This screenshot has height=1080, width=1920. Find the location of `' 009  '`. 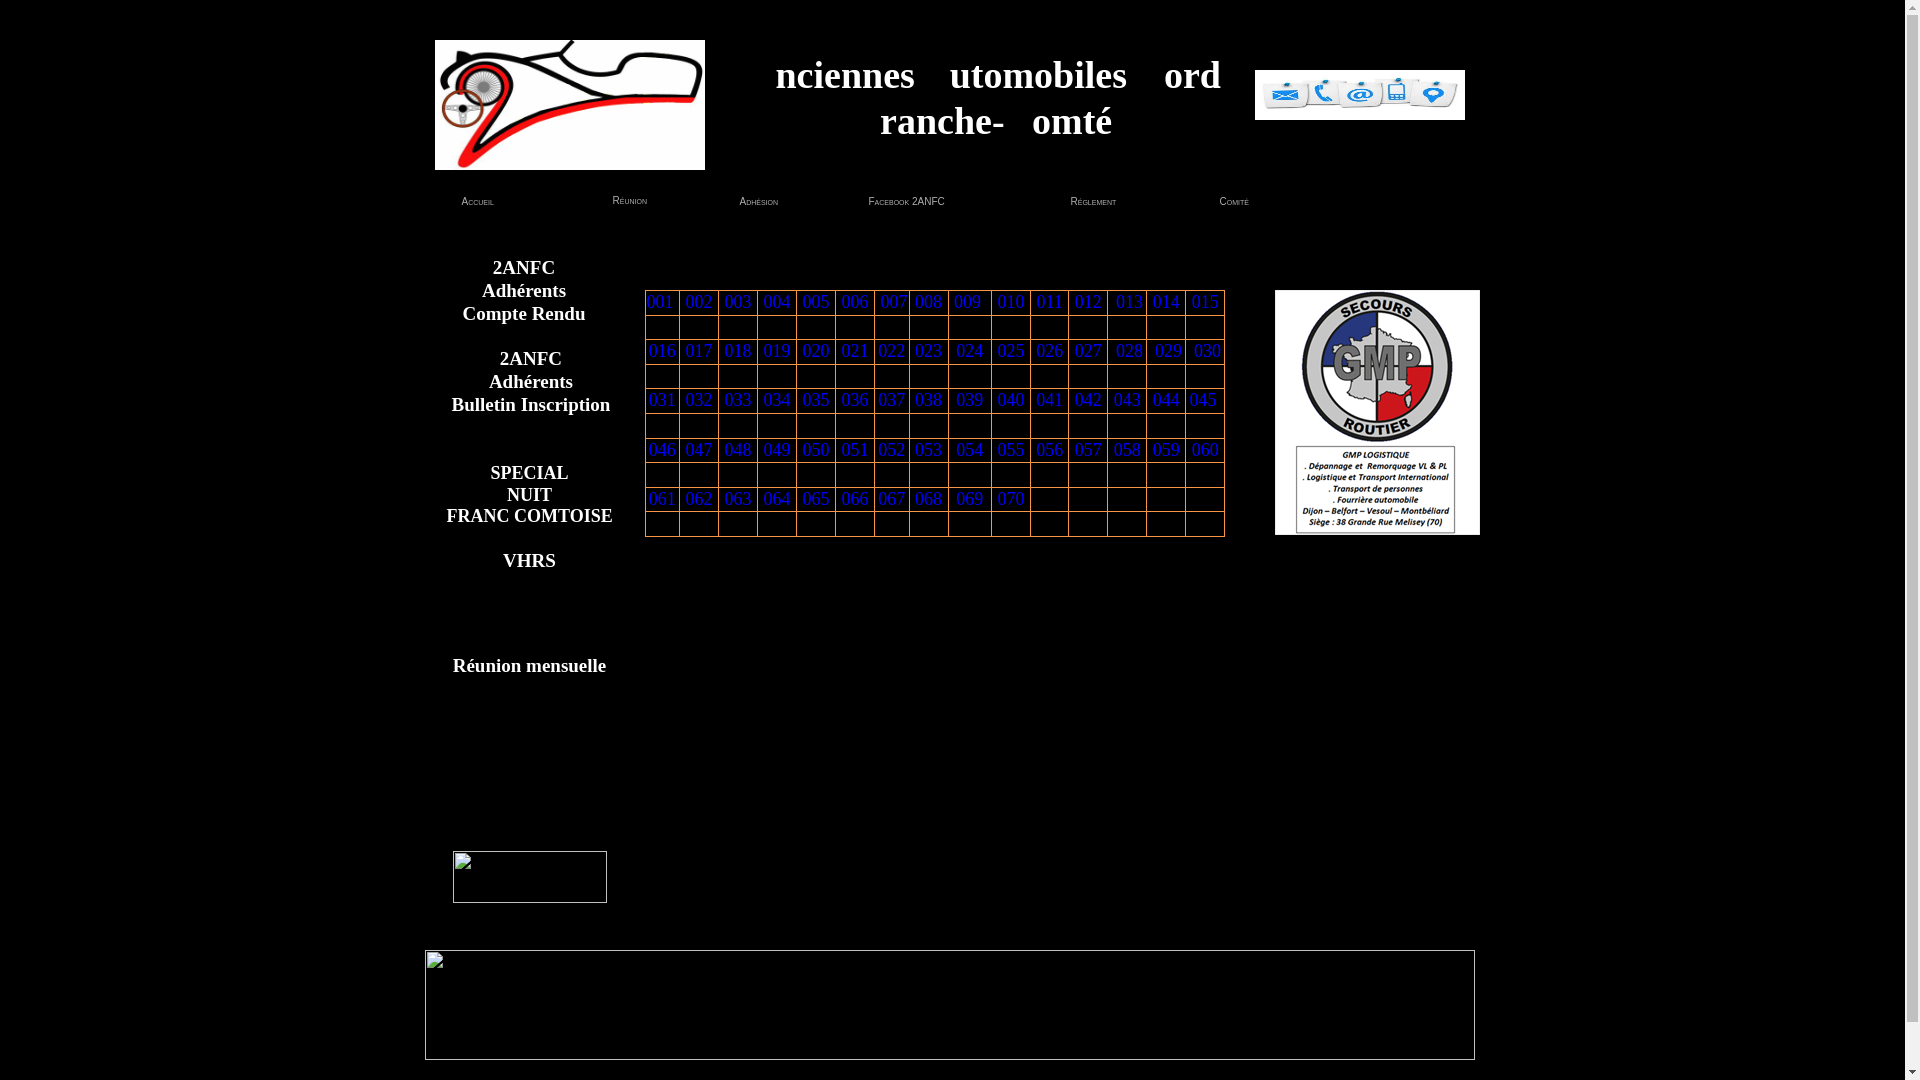

' 009  ' is located at coordinates (949, 301).